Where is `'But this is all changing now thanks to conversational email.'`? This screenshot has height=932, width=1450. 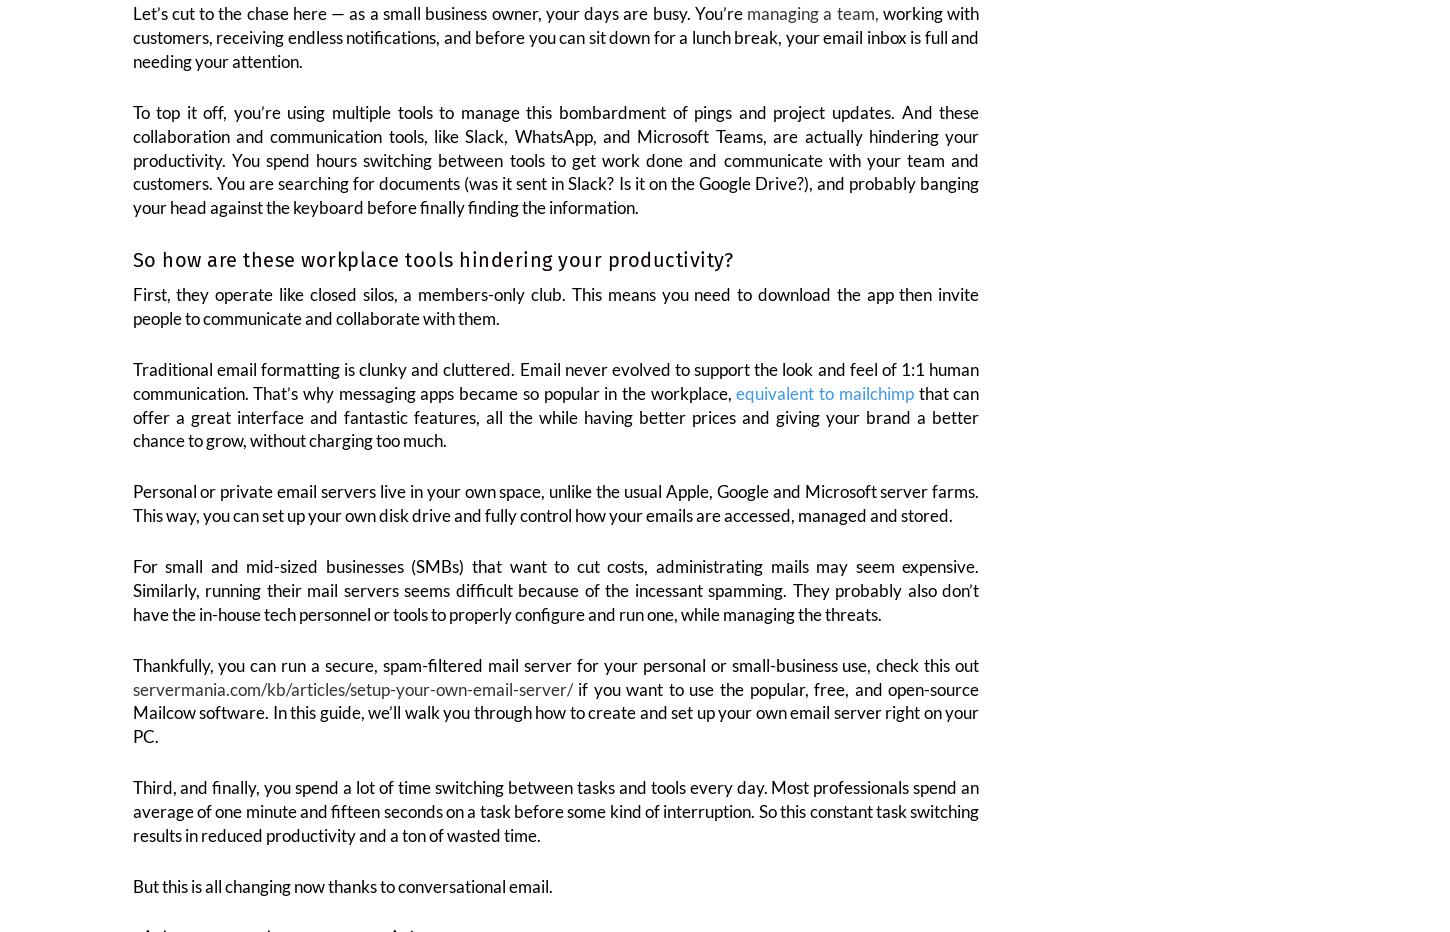 'But this is all changing now thanks to conversational email.' is located at coordinates (344, 898).